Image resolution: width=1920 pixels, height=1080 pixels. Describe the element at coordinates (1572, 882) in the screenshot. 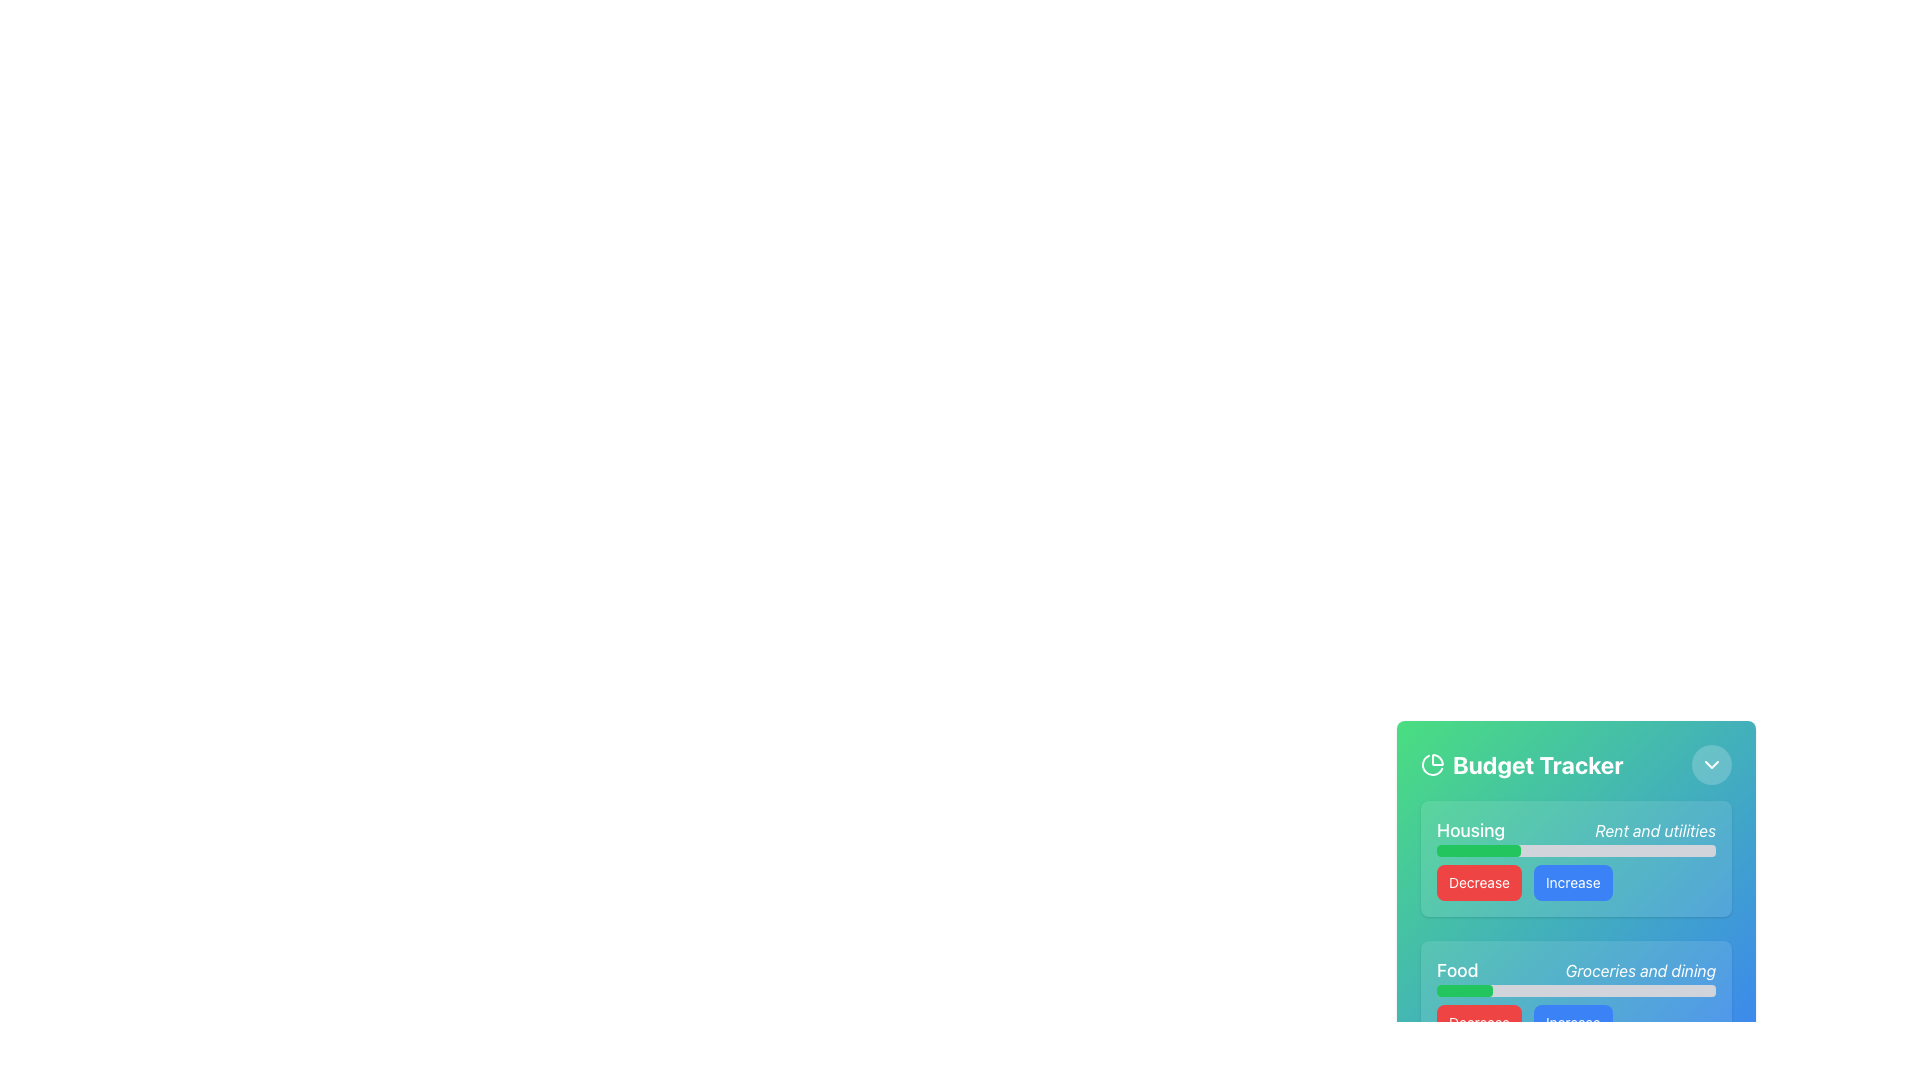

I see `the 'Increase' button with a blue background and white text` at that location.